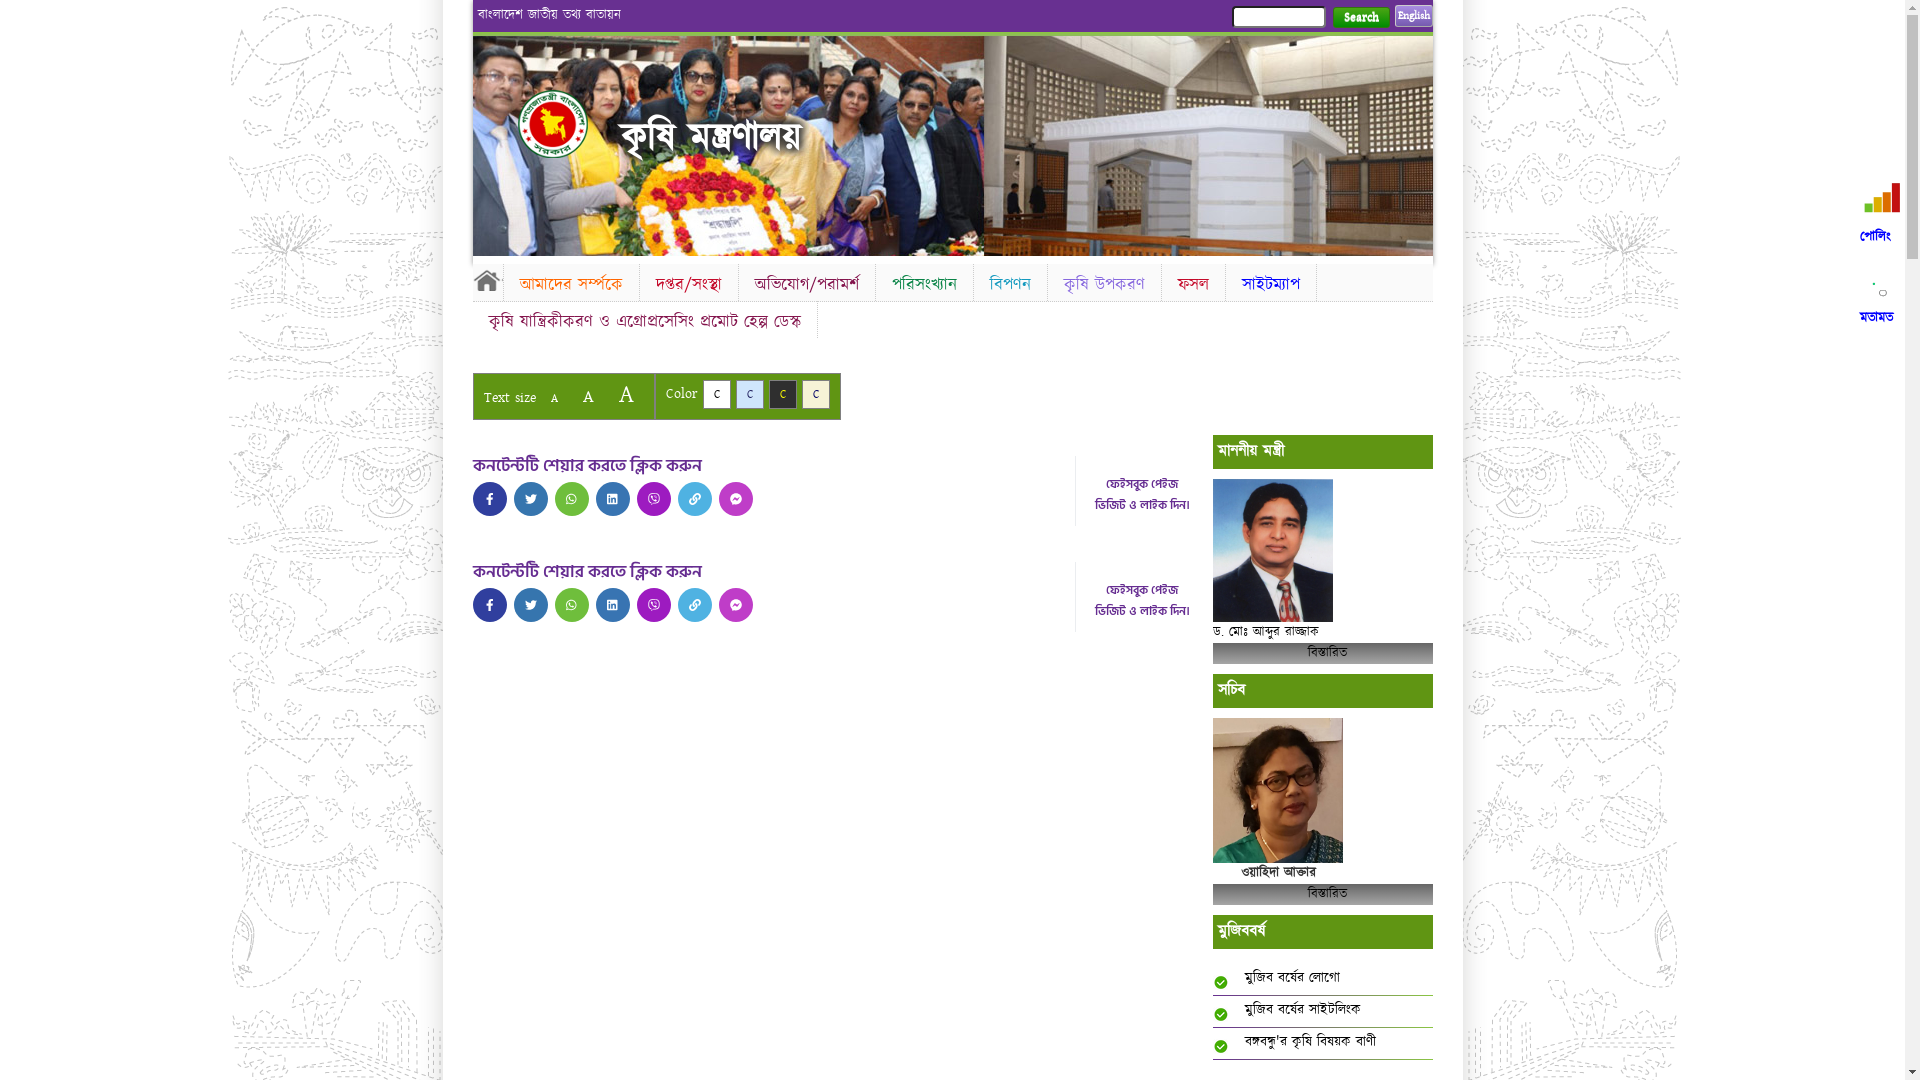 The image size is (1920, 1080). I want to click on 'C', so click(781, 394).